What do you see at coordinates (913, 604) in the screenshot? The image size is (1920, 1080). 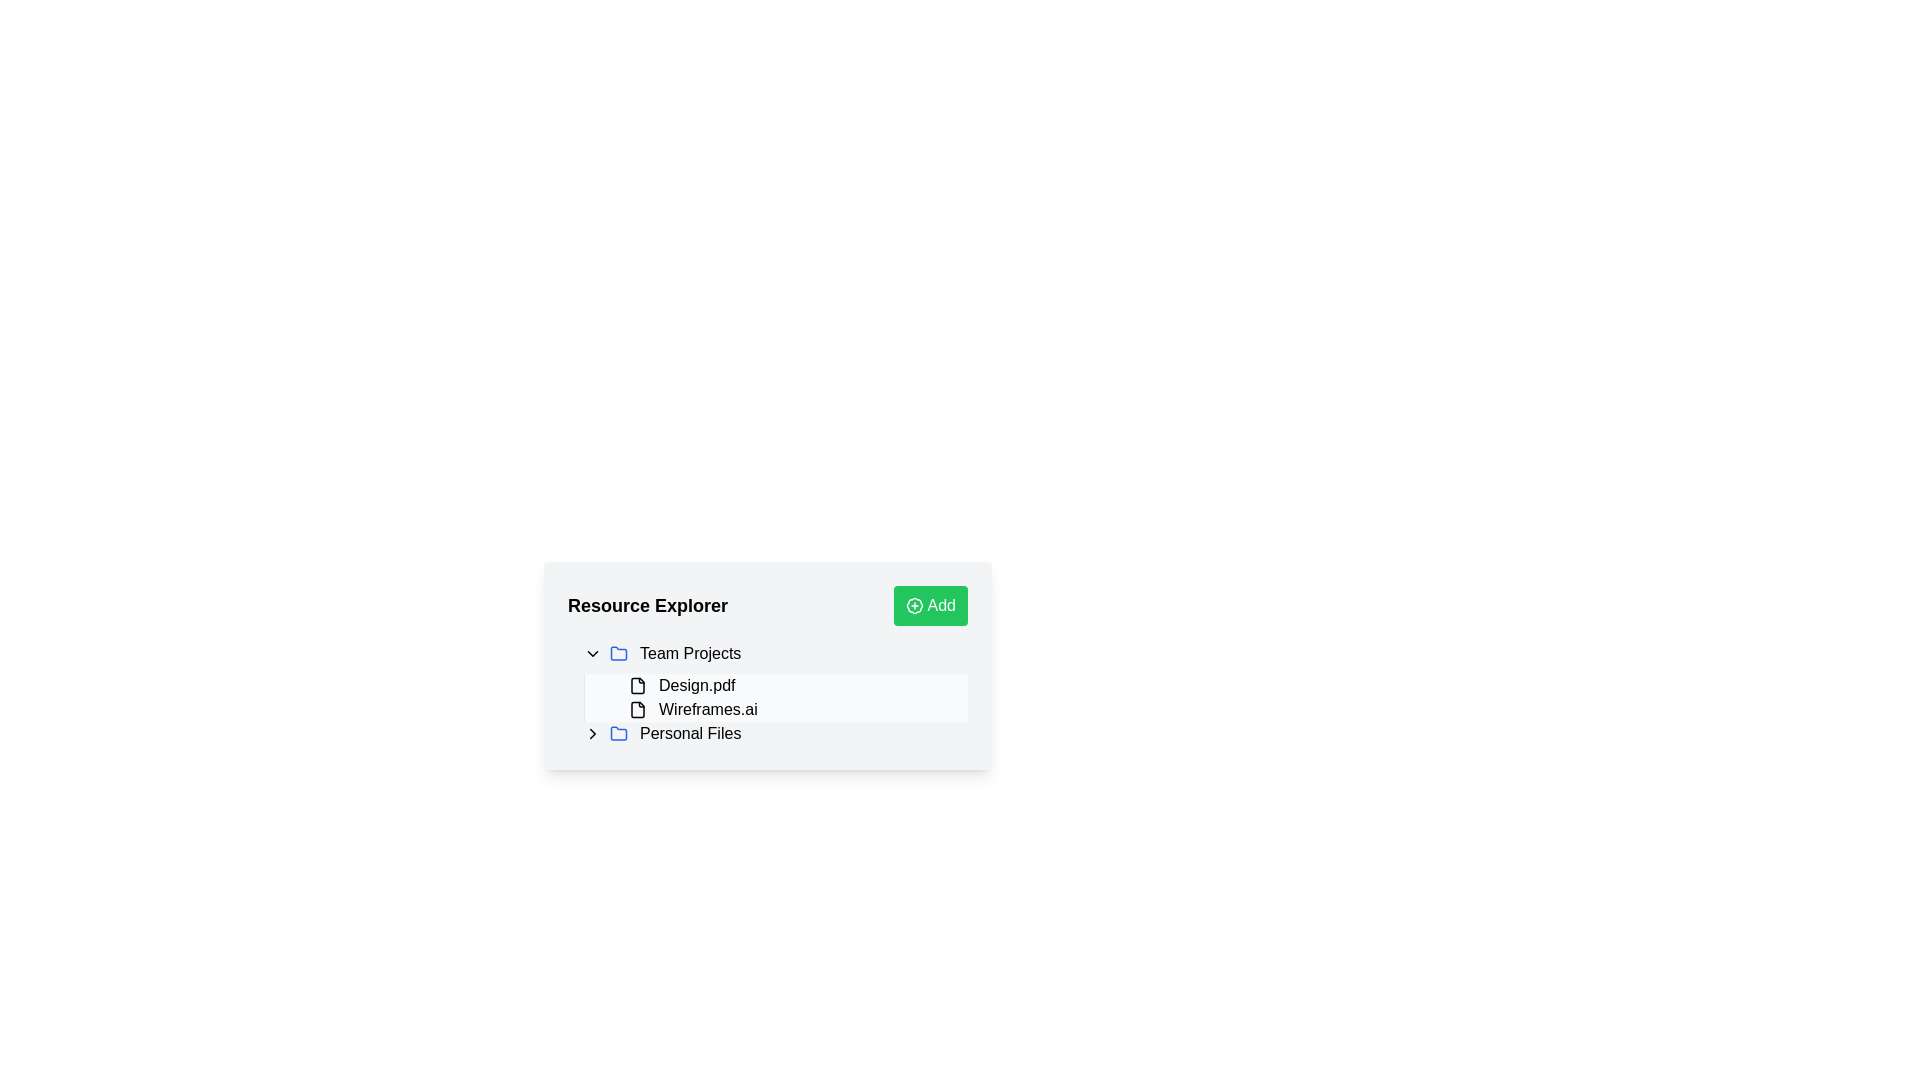 I see `the circular badge icon with a plus symbol inside, located to the left of the 'Add' text within the green rectangular button at the top right of the 'Resource Explorer' panel` at bounding box center [913, 604].